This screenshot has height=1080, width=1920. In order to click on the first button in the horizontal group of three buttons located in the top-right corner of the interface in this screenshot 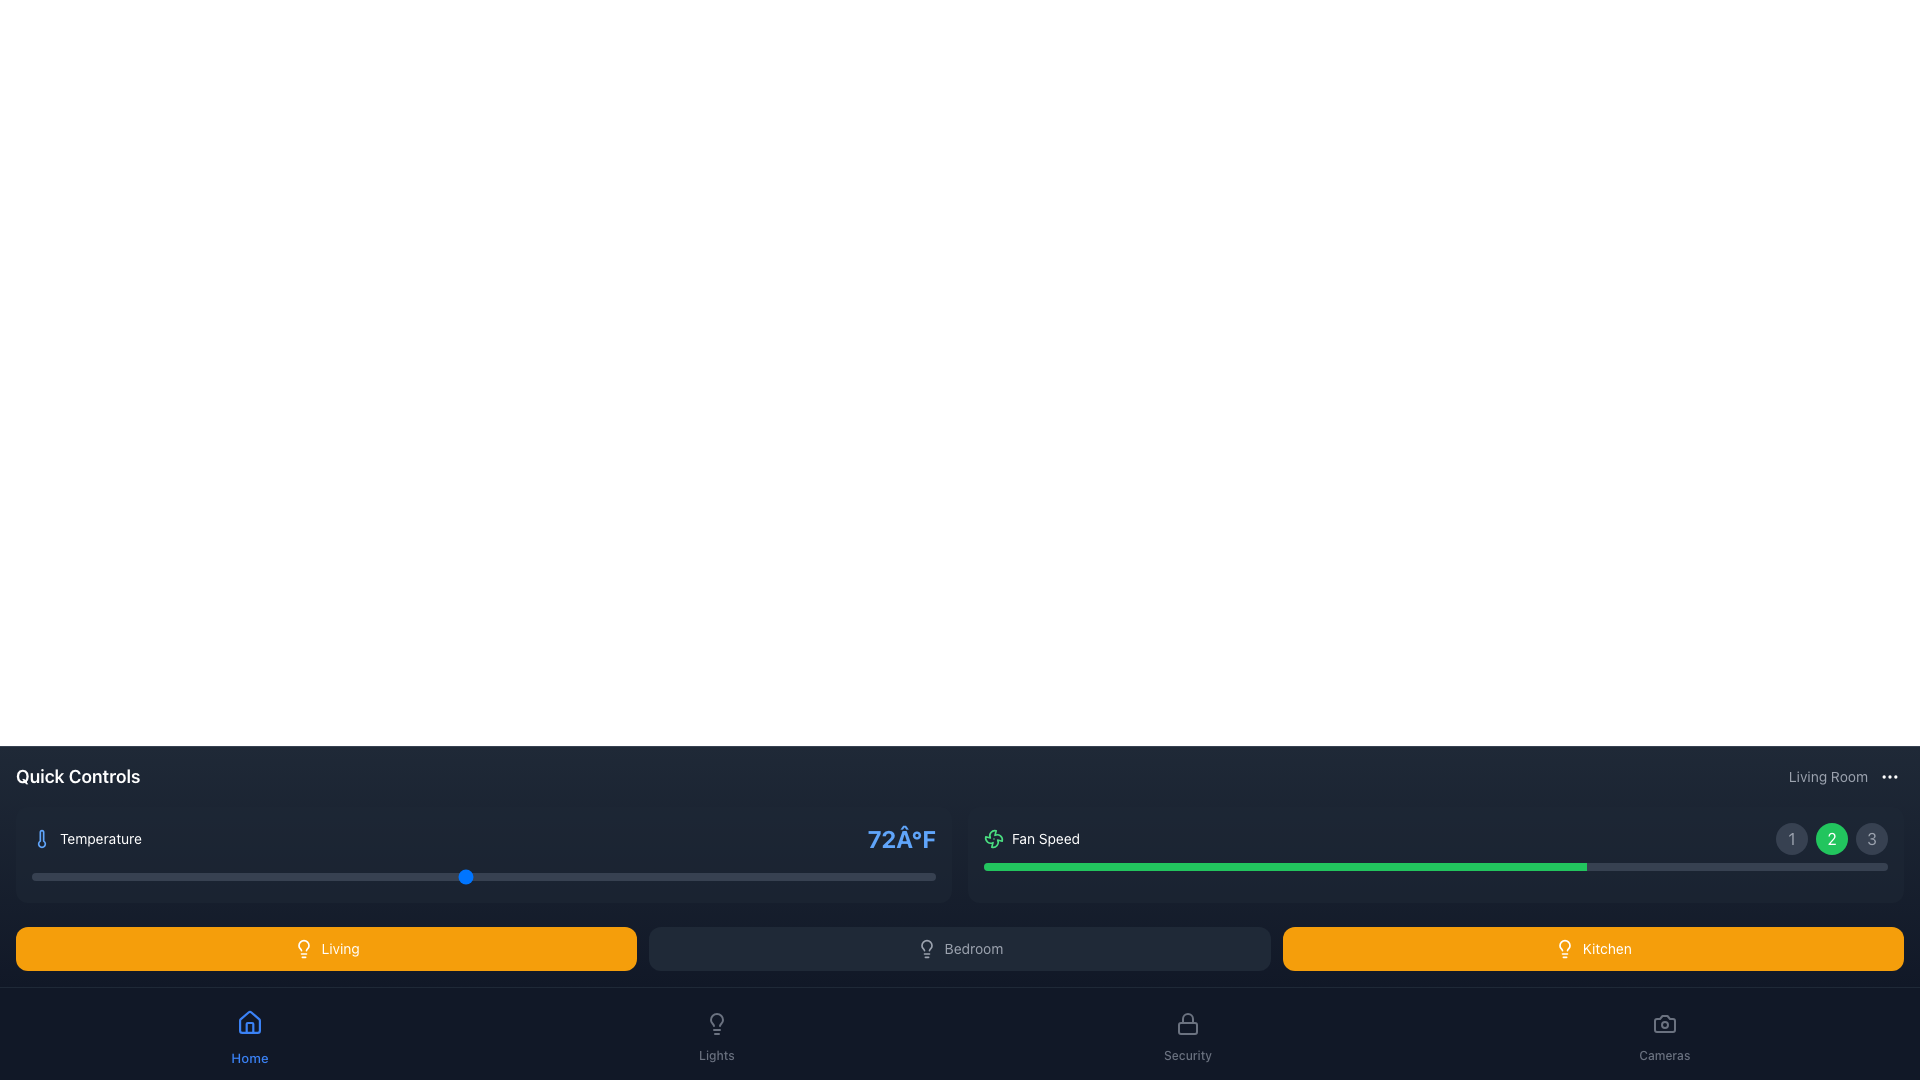, I will do `click(1791, 839)`.